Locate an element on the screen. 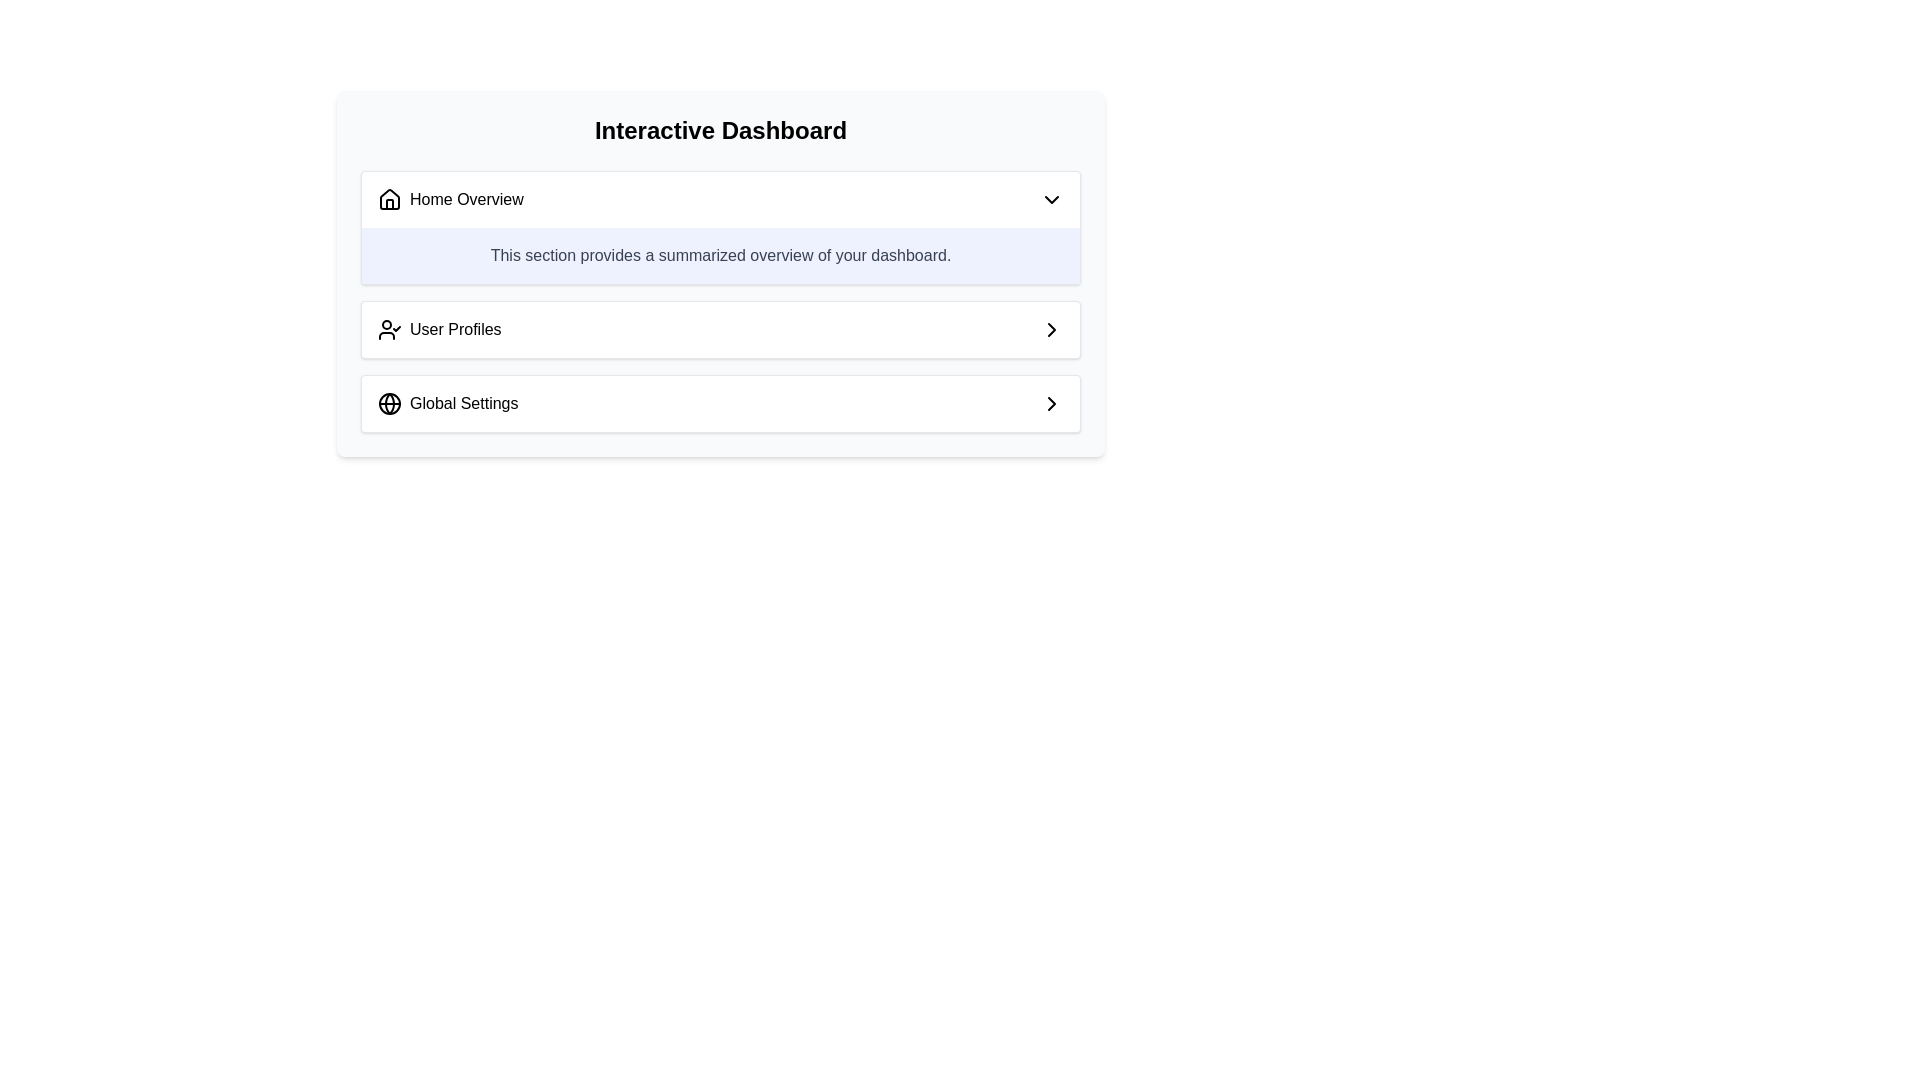 The width and height of the screenshot is (1920, 1080). the chevron button located at the far-right corner of the 'Home Overview' section is located at coordinates (1050, 200).